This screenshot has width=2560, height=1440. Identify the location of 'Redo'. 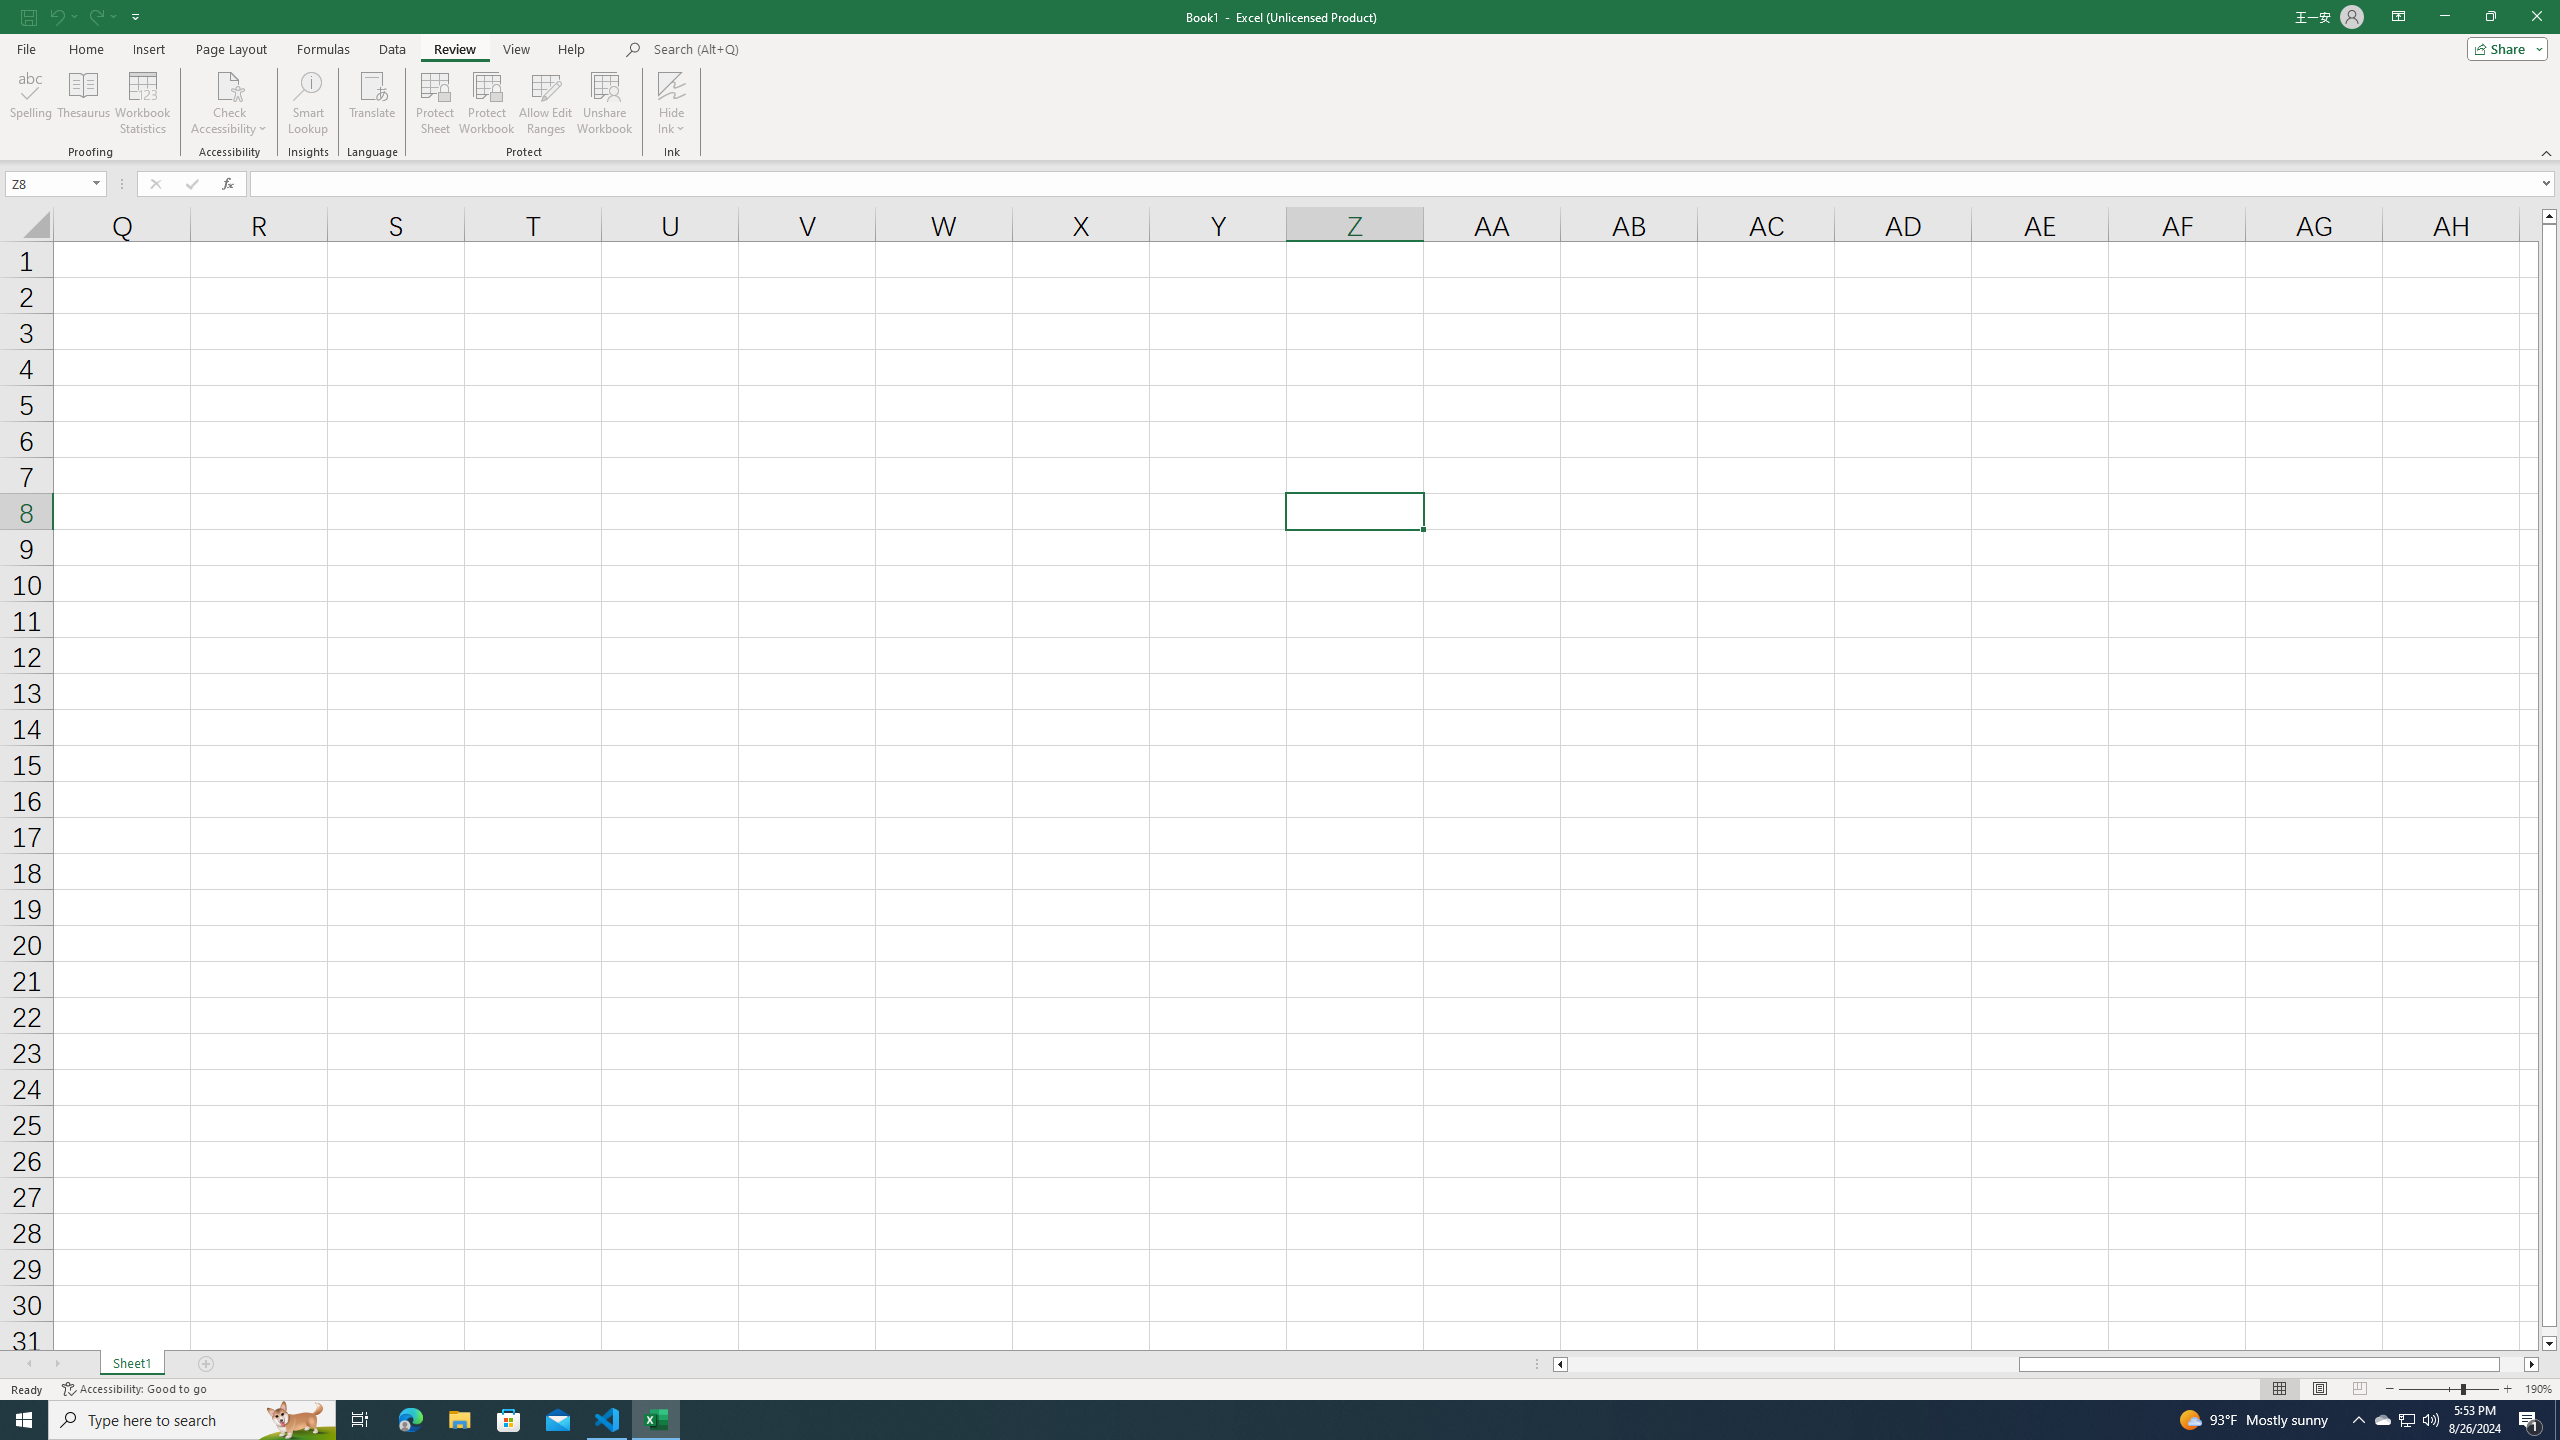
(101, 15).